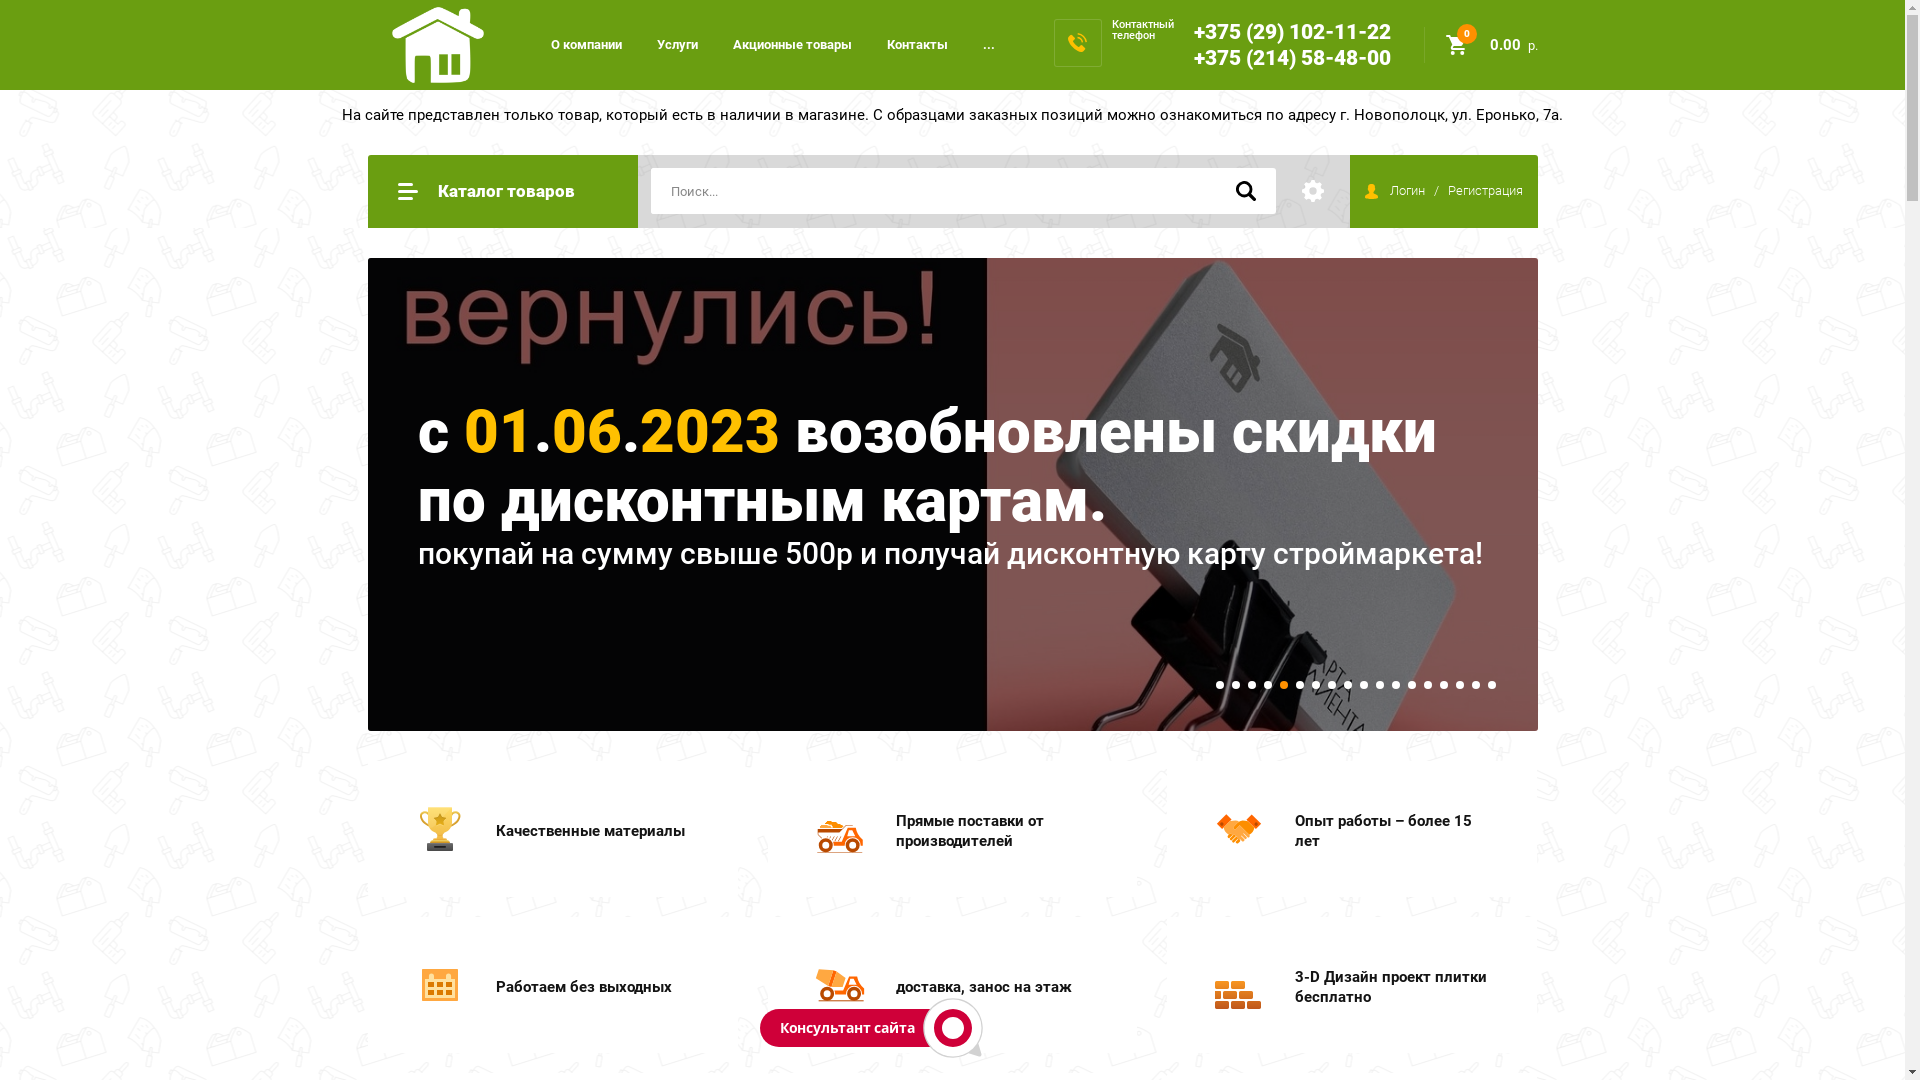 The width and height of the screenshot is (1920, 1080). Describe the element at coordinates (1218, 684) in the screenshot. I see `'1'` at that location.